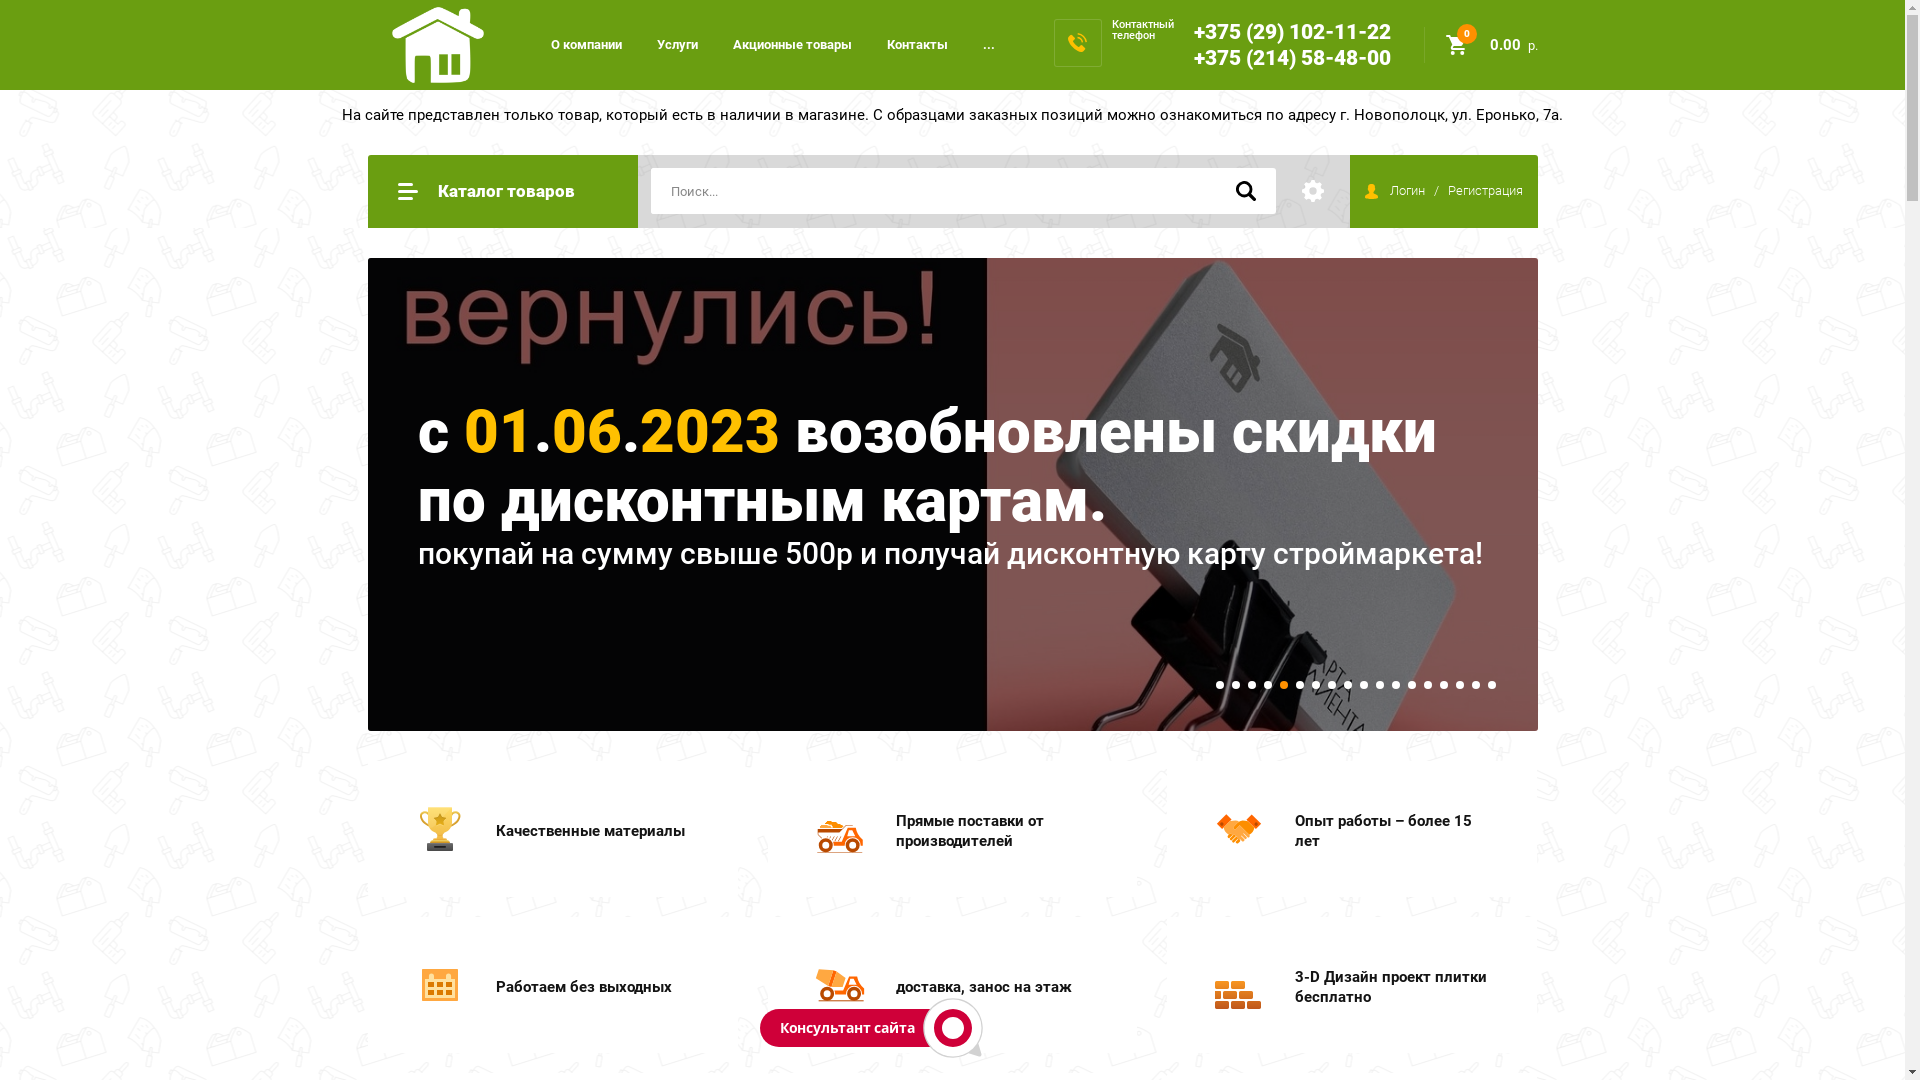 The width and height of the screenshot is (1920, 1080). Describe the element at coordinates (1218, 684) in the screenshot. I see `'1'` at that location.